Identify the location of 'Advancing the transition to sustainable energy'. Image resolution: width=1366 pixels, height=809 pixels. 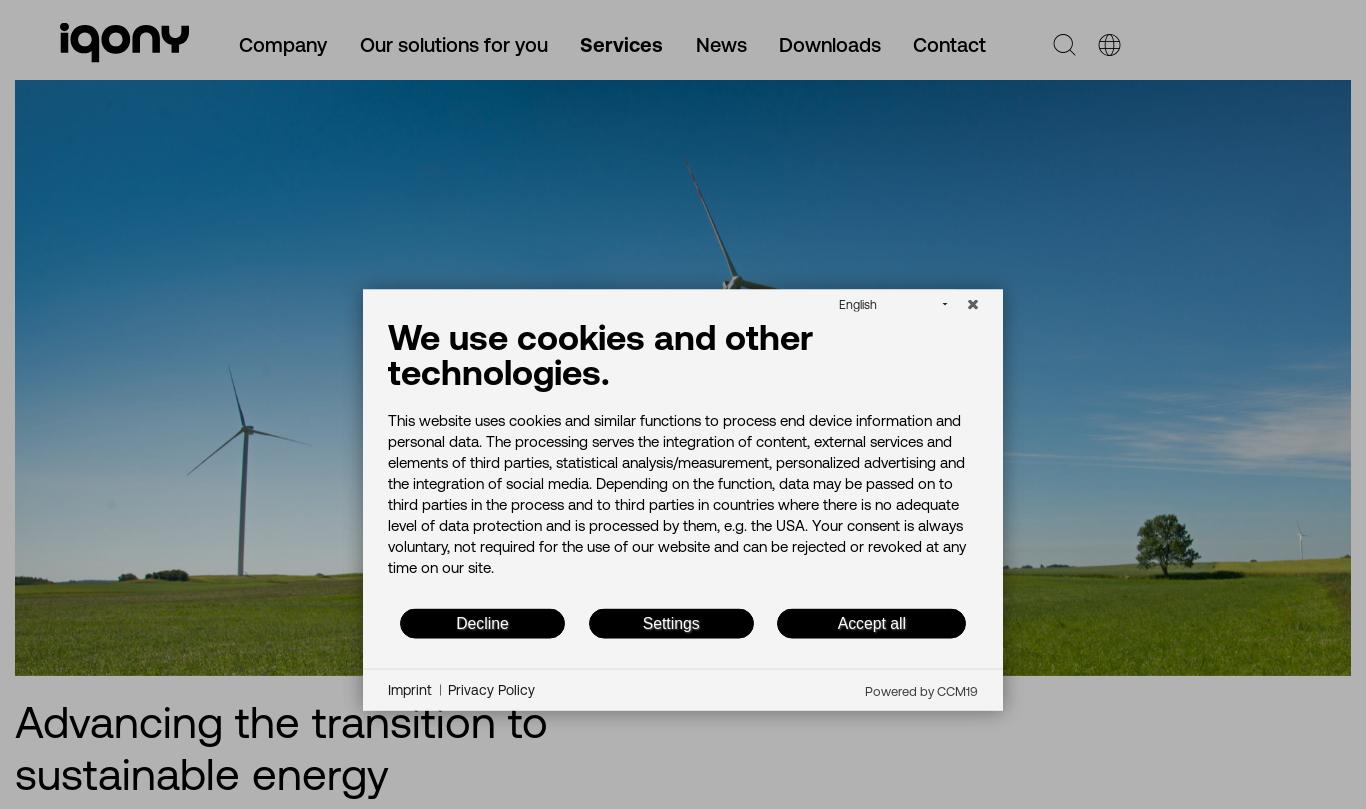
(281, 746).